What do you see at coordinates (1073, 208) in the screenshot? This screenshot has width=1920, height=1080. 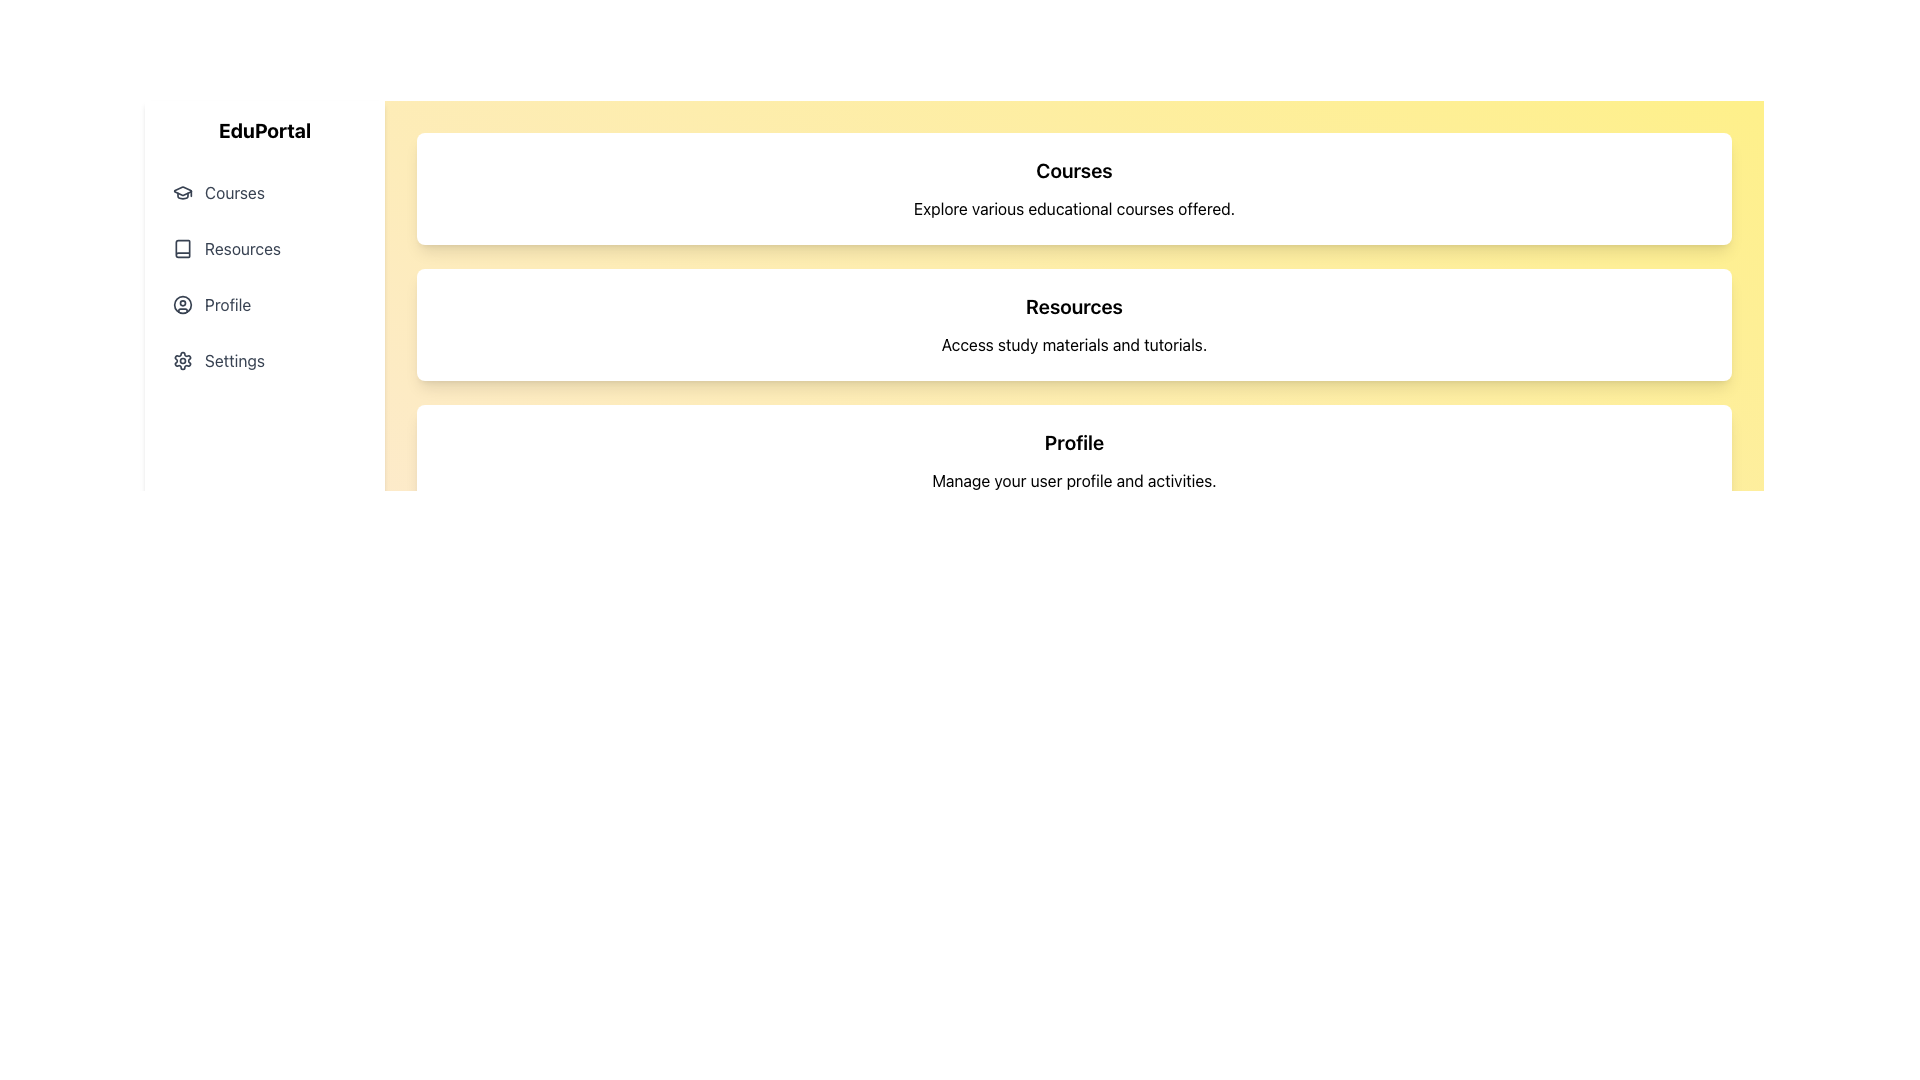 I see `the text element that reads 'Explore various educational courses offered.' which is located beneath the 'Courses' title` at bounding box center [1073, 208].